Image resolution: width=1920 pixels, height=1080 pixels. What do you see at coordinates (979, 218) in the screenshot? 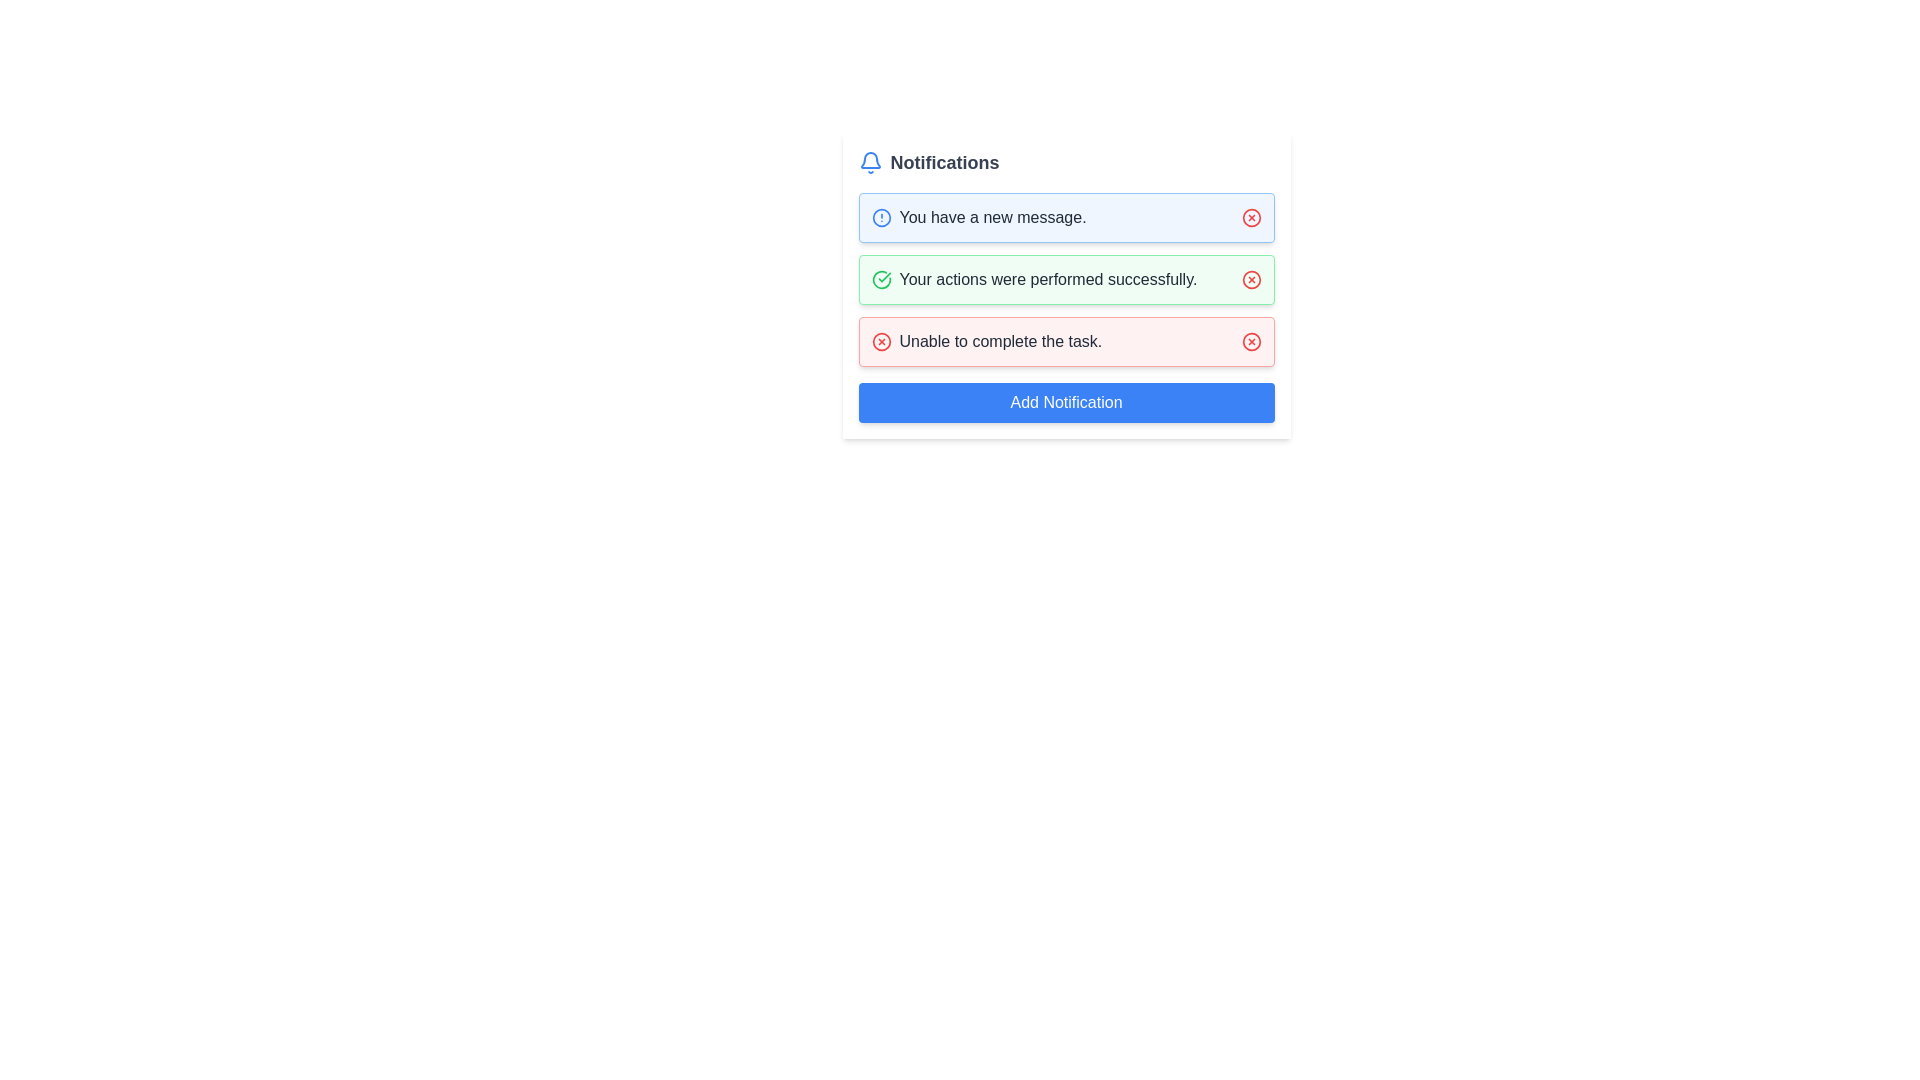
I see `the TextLabel displaying 'You have a new message.' which is styled in black sans-serif font and located within the notification box` at bounding box center [979, 218].